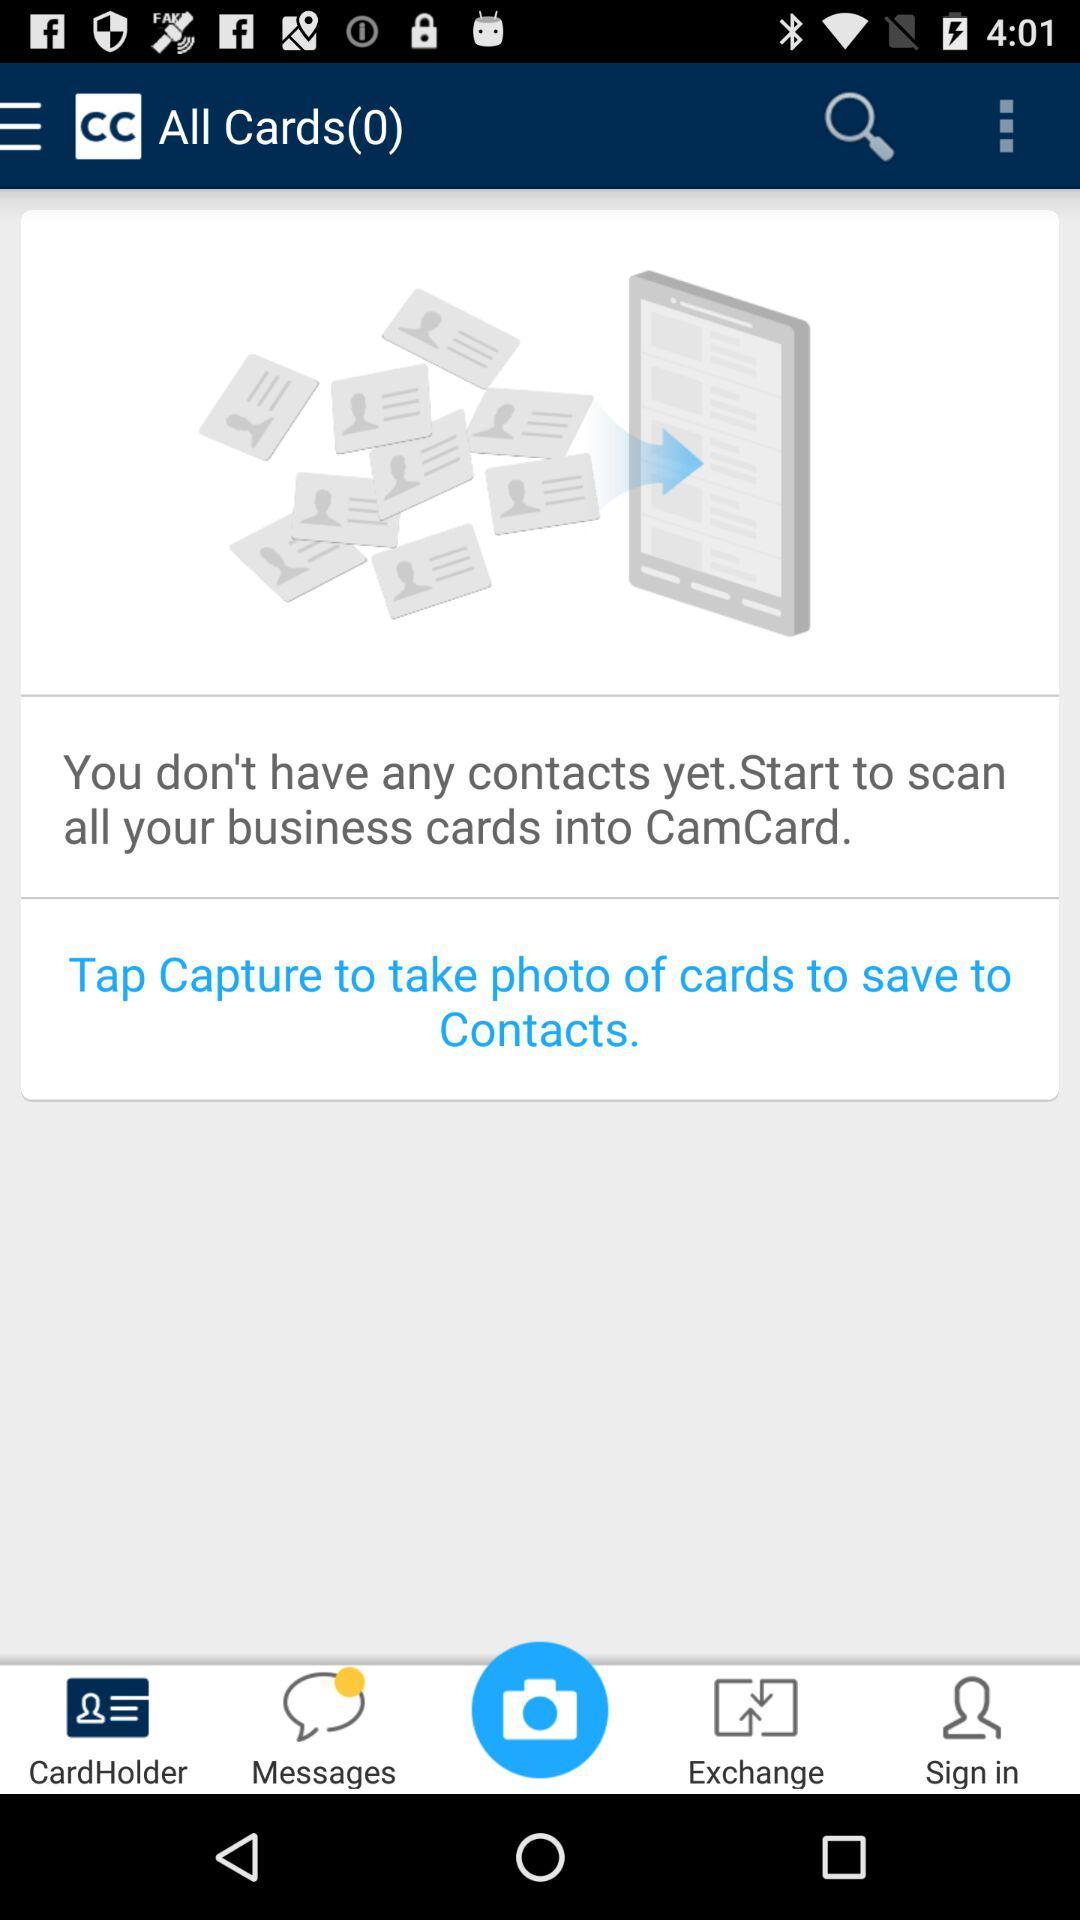  I want to click on icon below the you don t app, so click(540, 1000).